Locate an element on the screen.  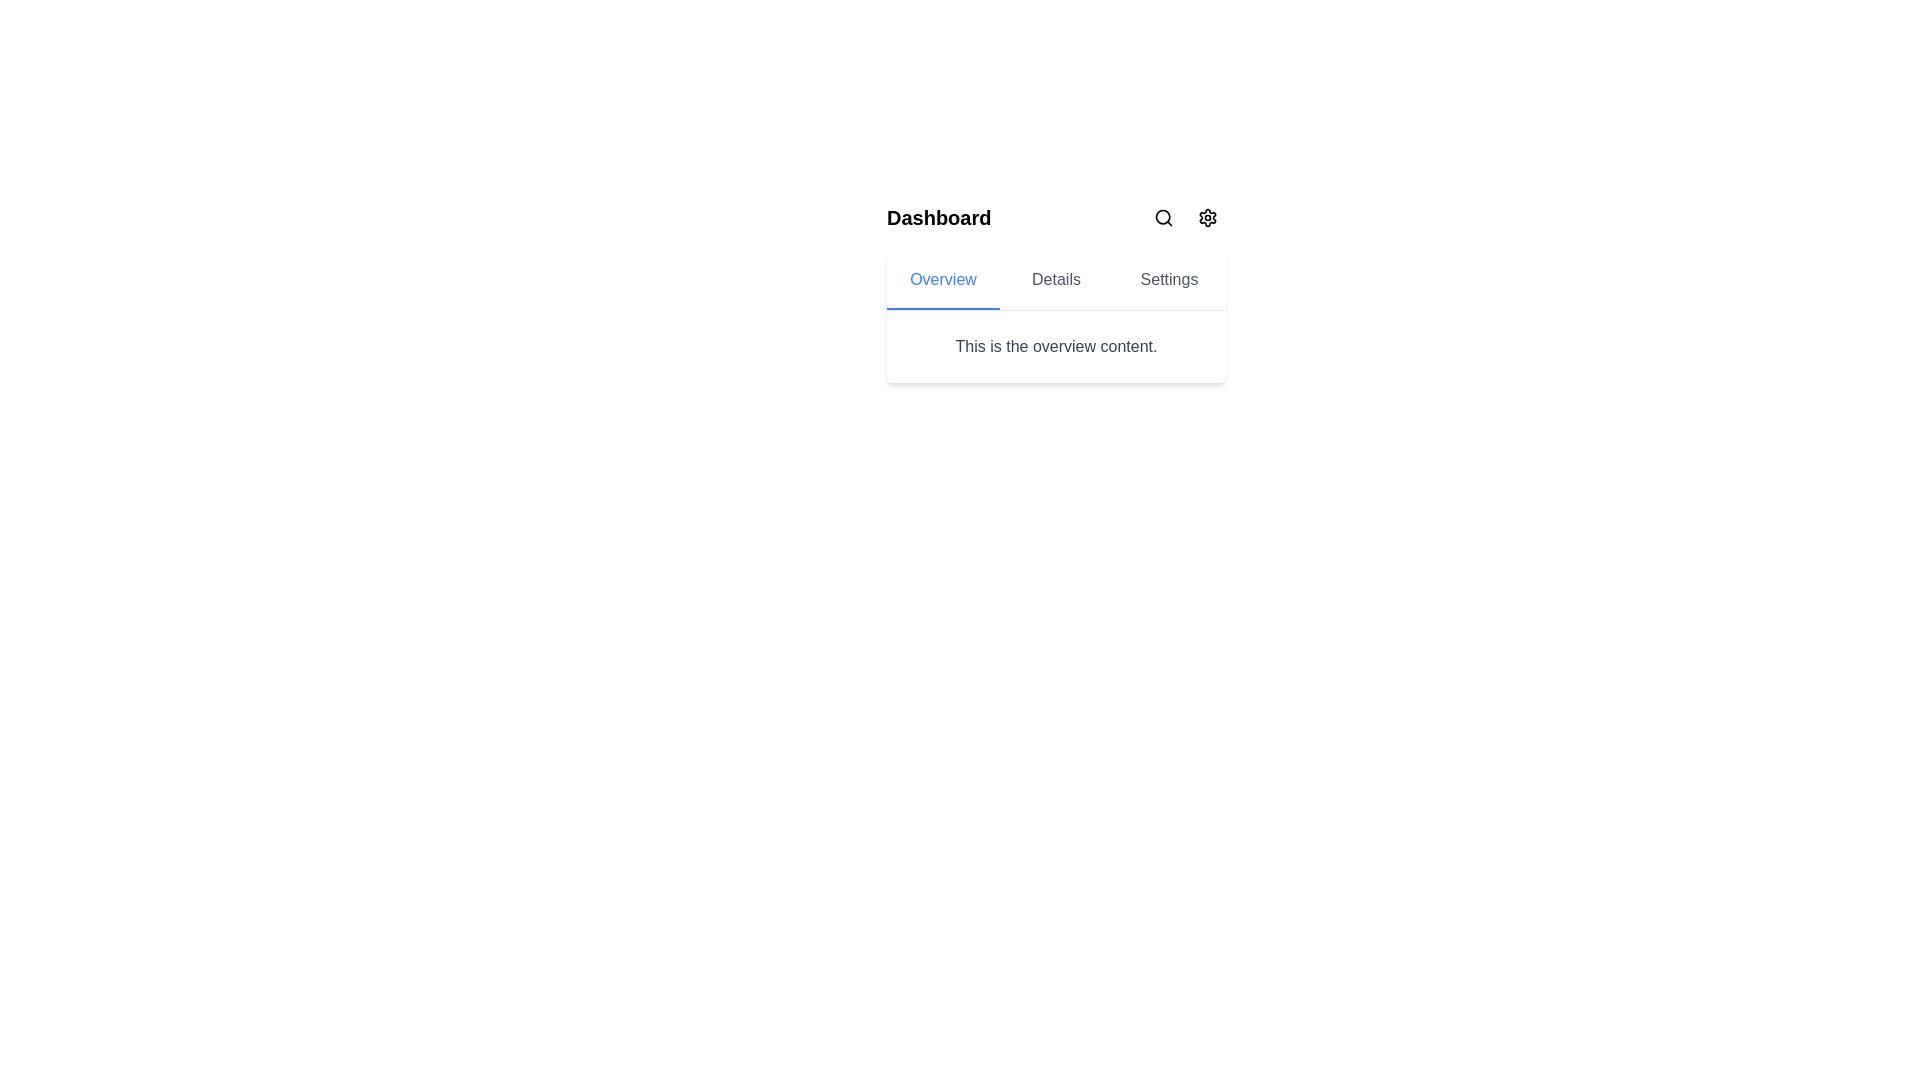
the Search icon located at the top-right section of the interface, near the title 'Dashboard' is located at coordinates (1163, 218).